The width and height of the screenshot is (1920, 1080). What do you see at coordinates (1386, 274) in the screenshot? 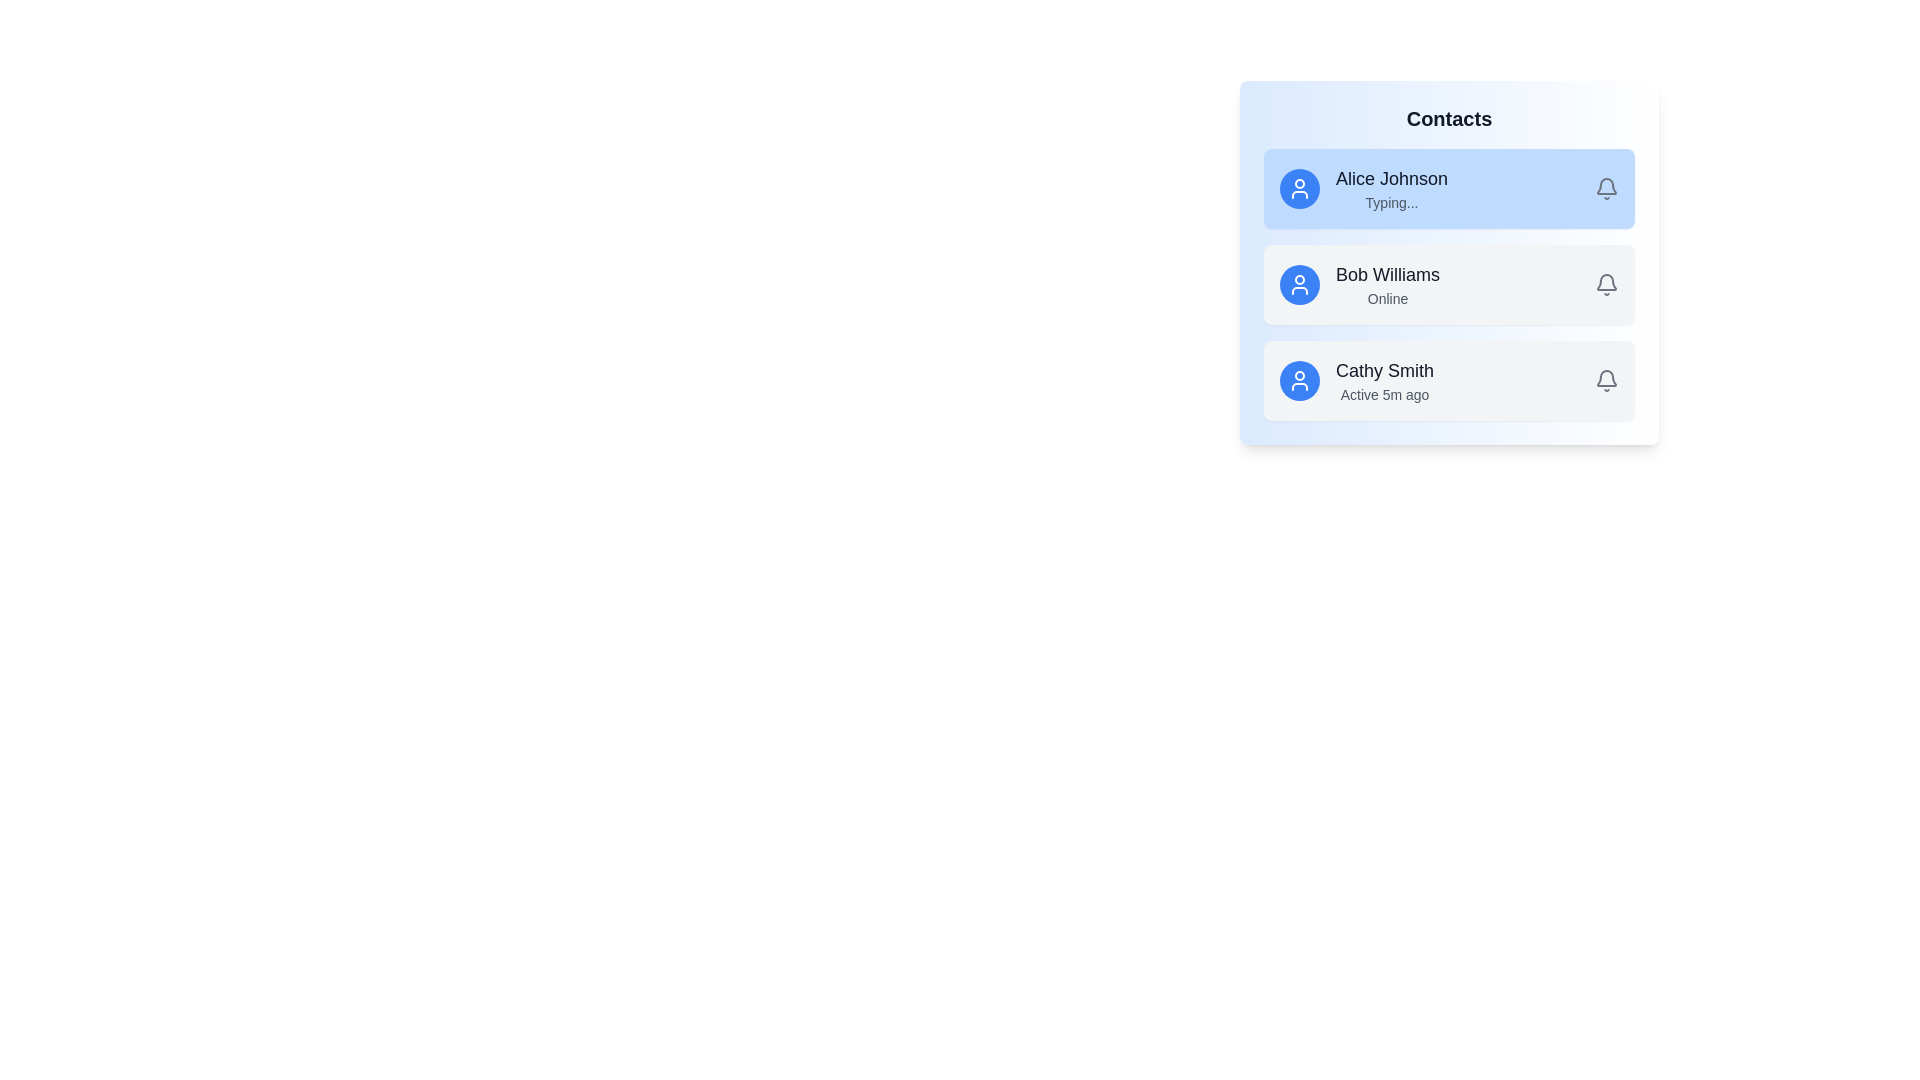
I see `the username Text Label that displays the contact's name in the second contact slot, located below 'Alice Johnson' and above 'Cathy Smith'` at bounding box center [1386, 274].